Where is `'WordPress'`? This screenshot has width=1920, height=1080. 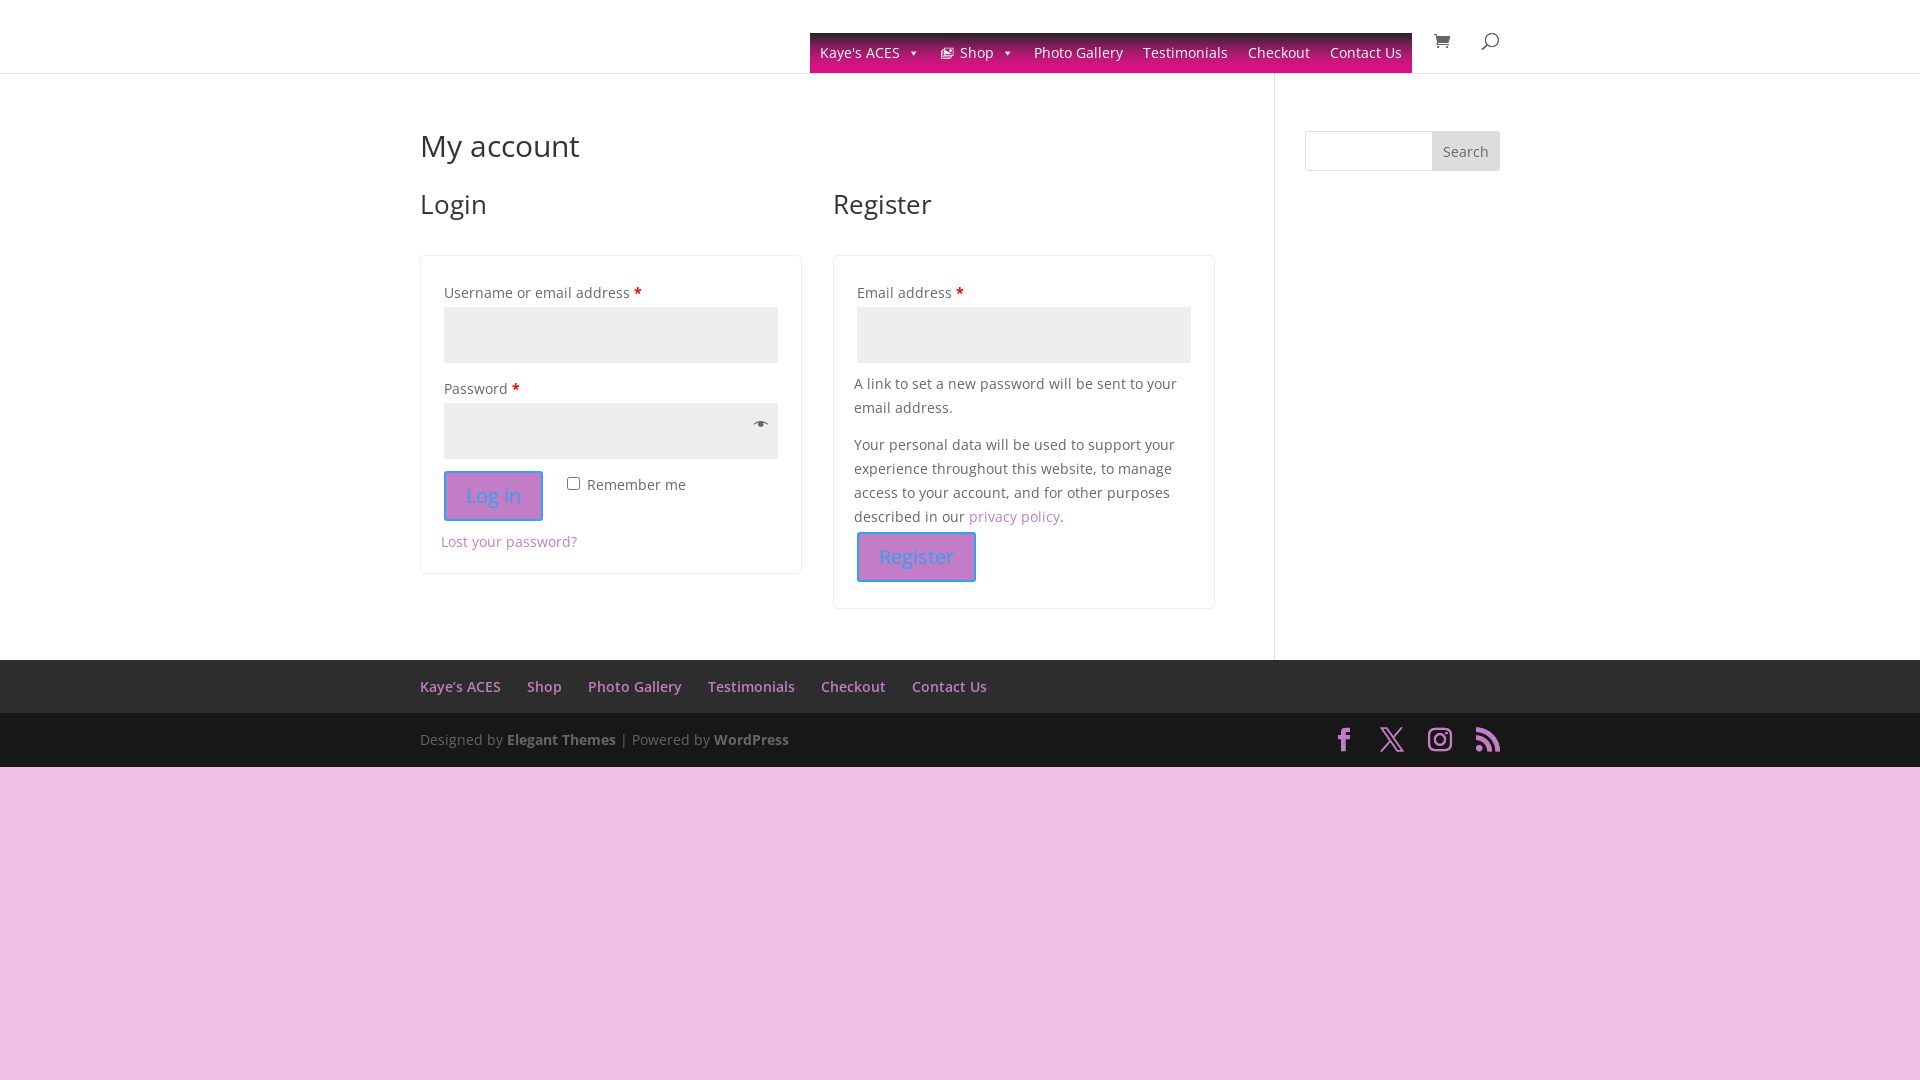
'WordPress' is located at coordinates (750, 739).